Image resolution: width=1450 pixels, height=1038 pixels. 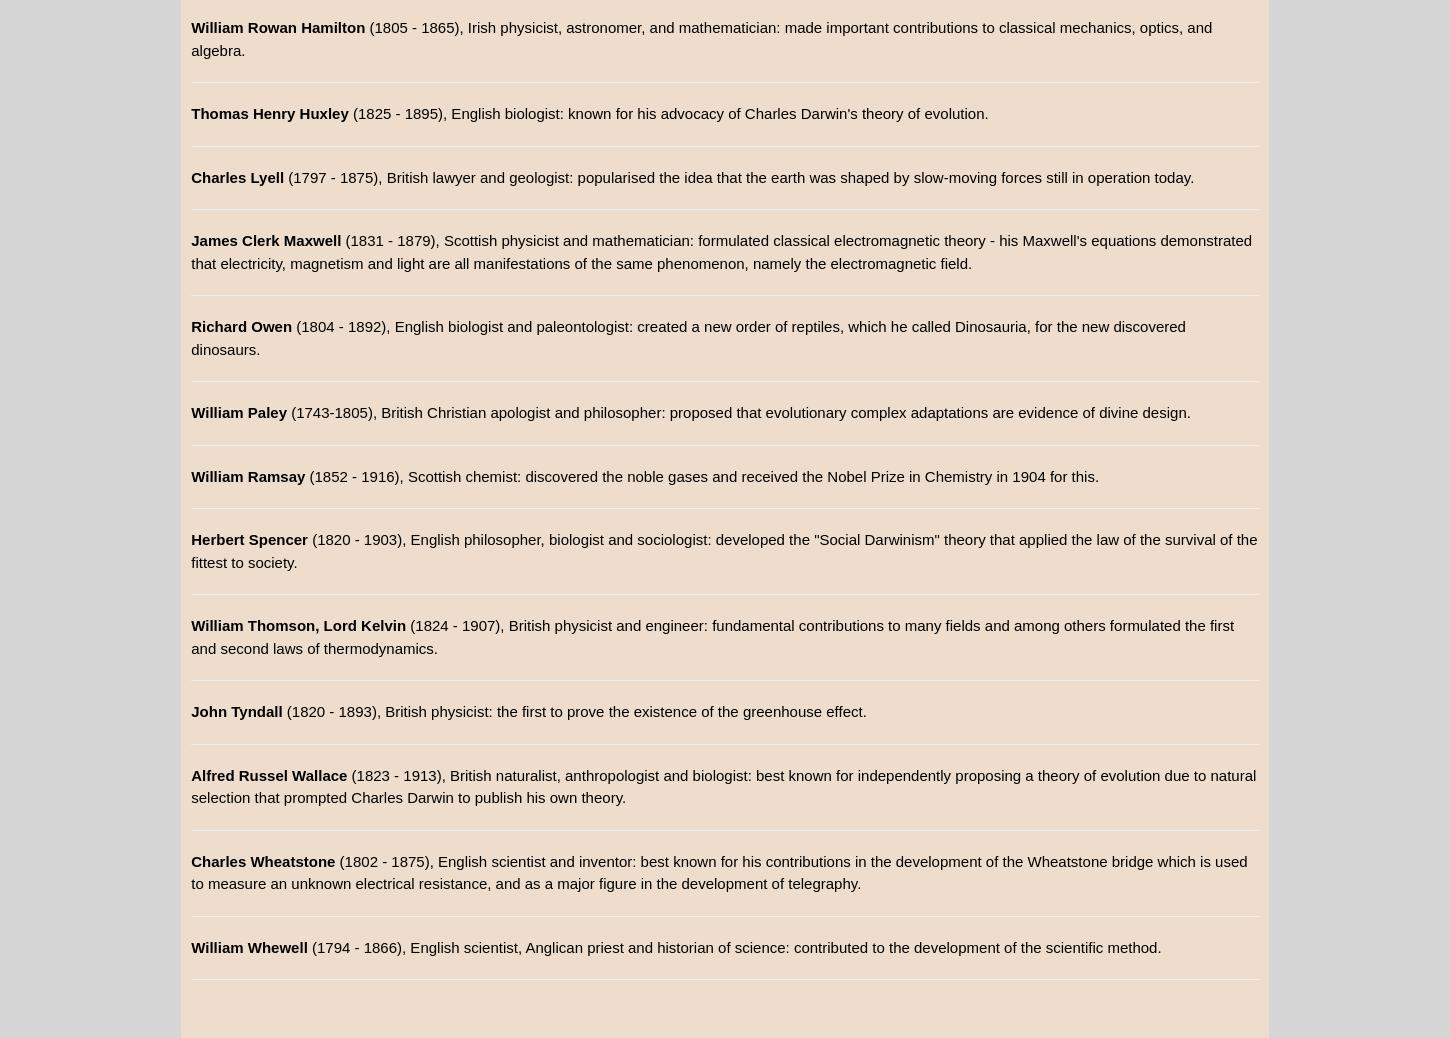 I want to click on 'Richard Owen', so click(x=189, y=326).